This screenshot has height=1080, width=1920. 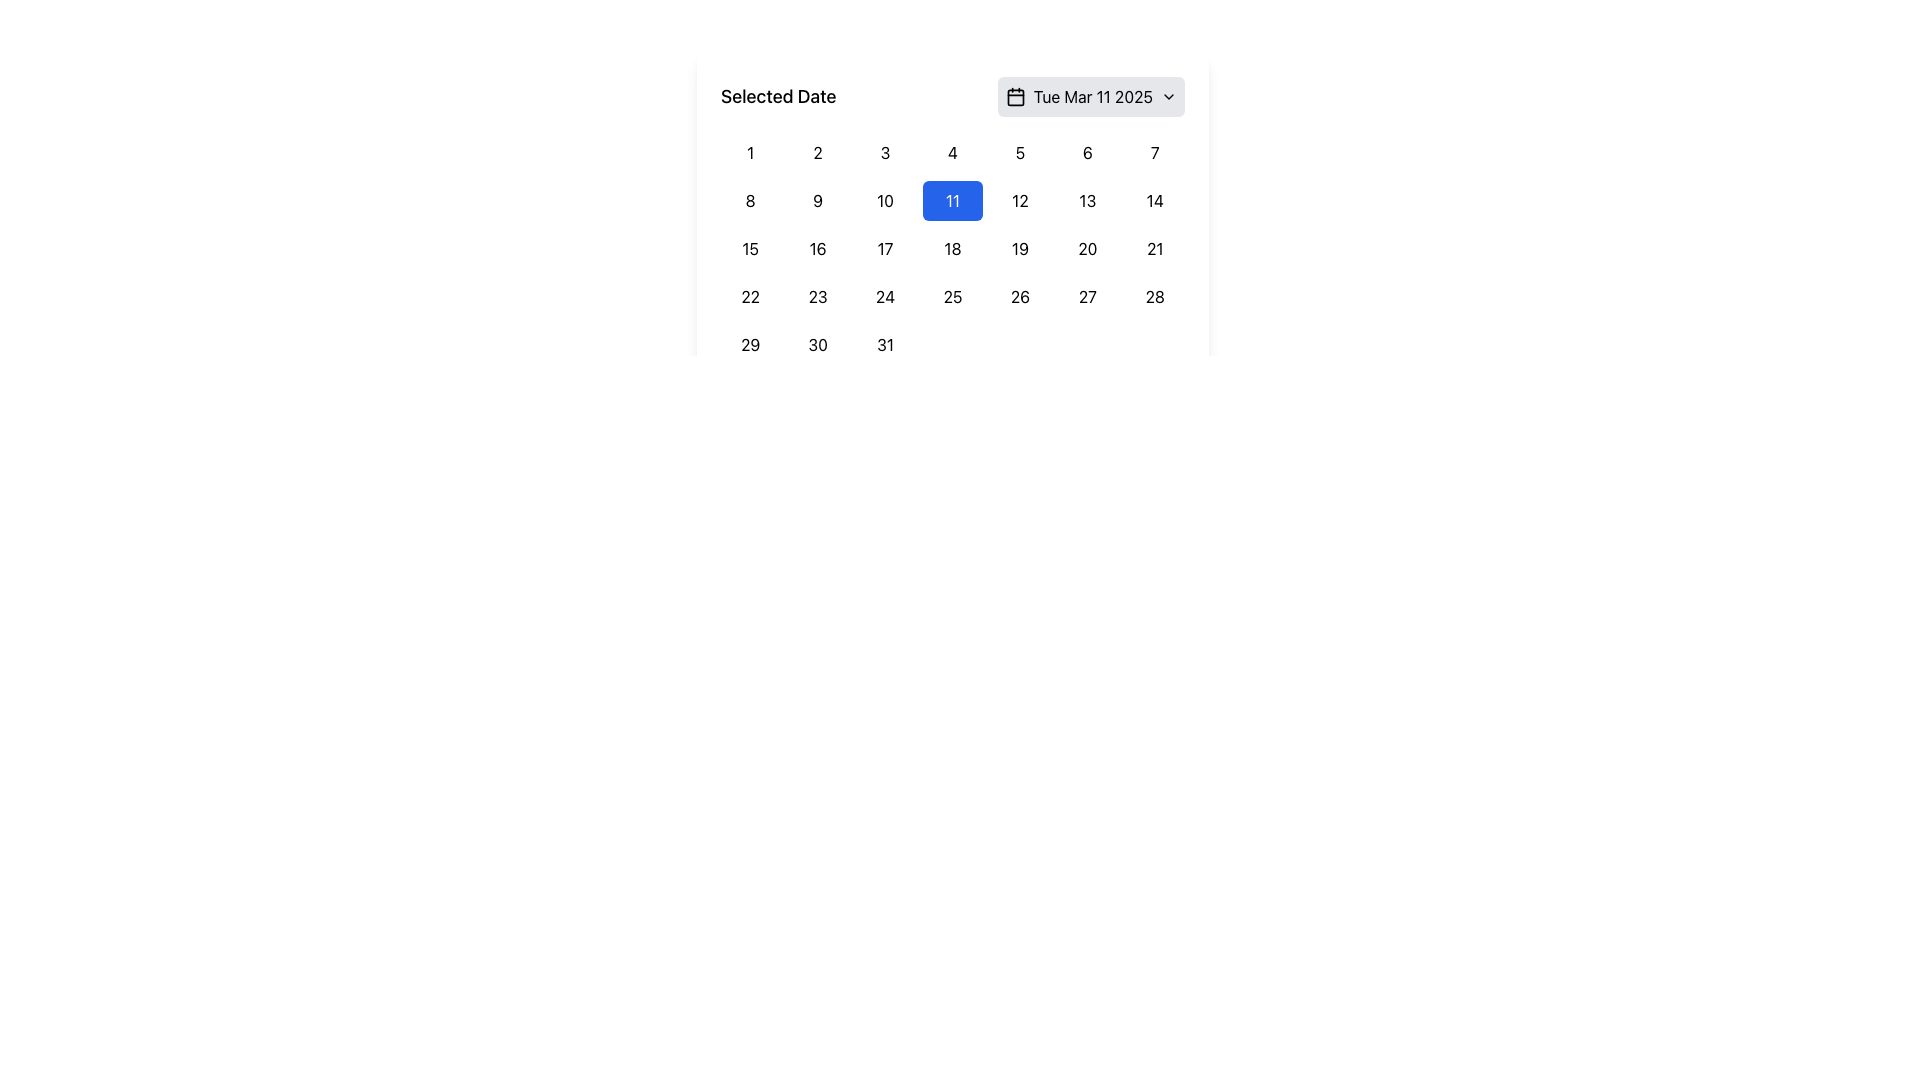 I want to click on the small rectangular button labeled '2' located in the first row and second column of the calendar grid, so click(x=818, y=152).